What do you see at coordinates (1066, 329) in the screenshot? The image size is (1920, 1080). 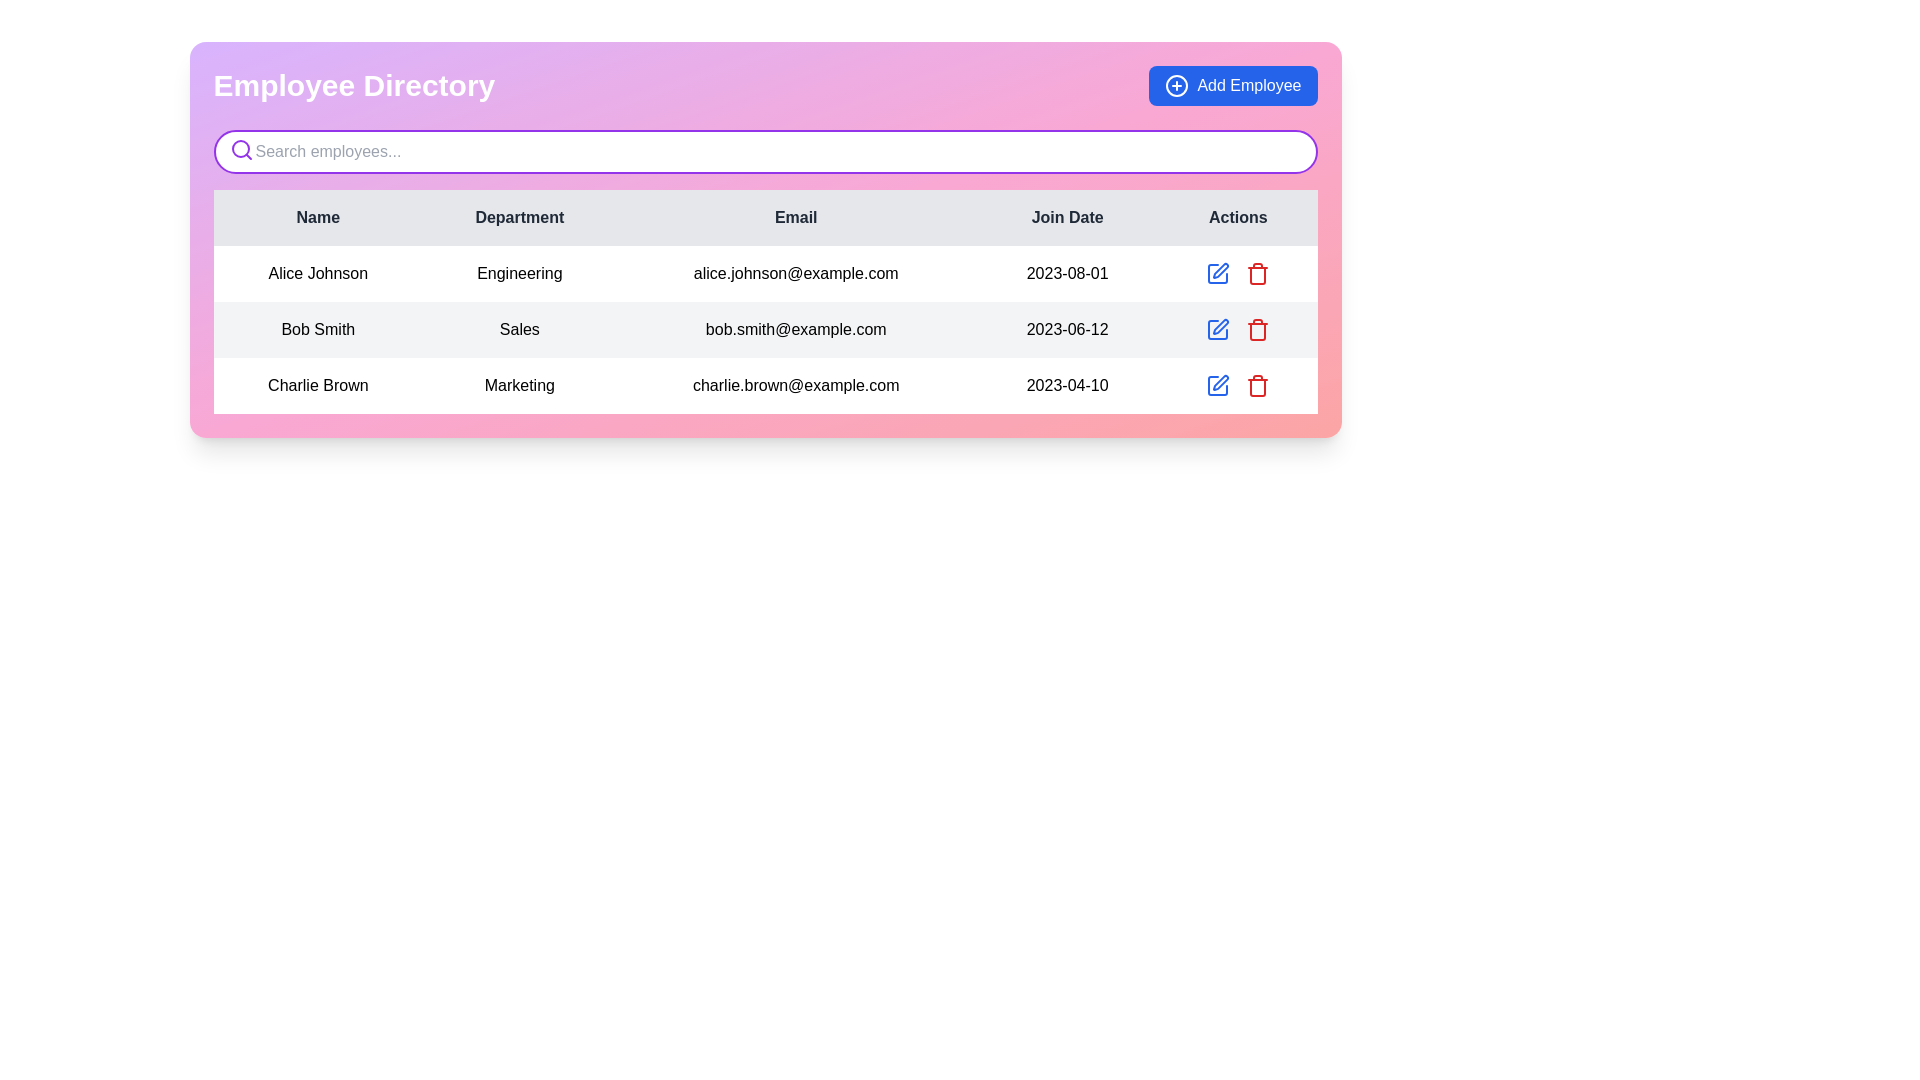 I see `the text element displaying the date '2023-06-12', which is part of the 'Join Date' column in a table row` at bounding box center [1066, 329].